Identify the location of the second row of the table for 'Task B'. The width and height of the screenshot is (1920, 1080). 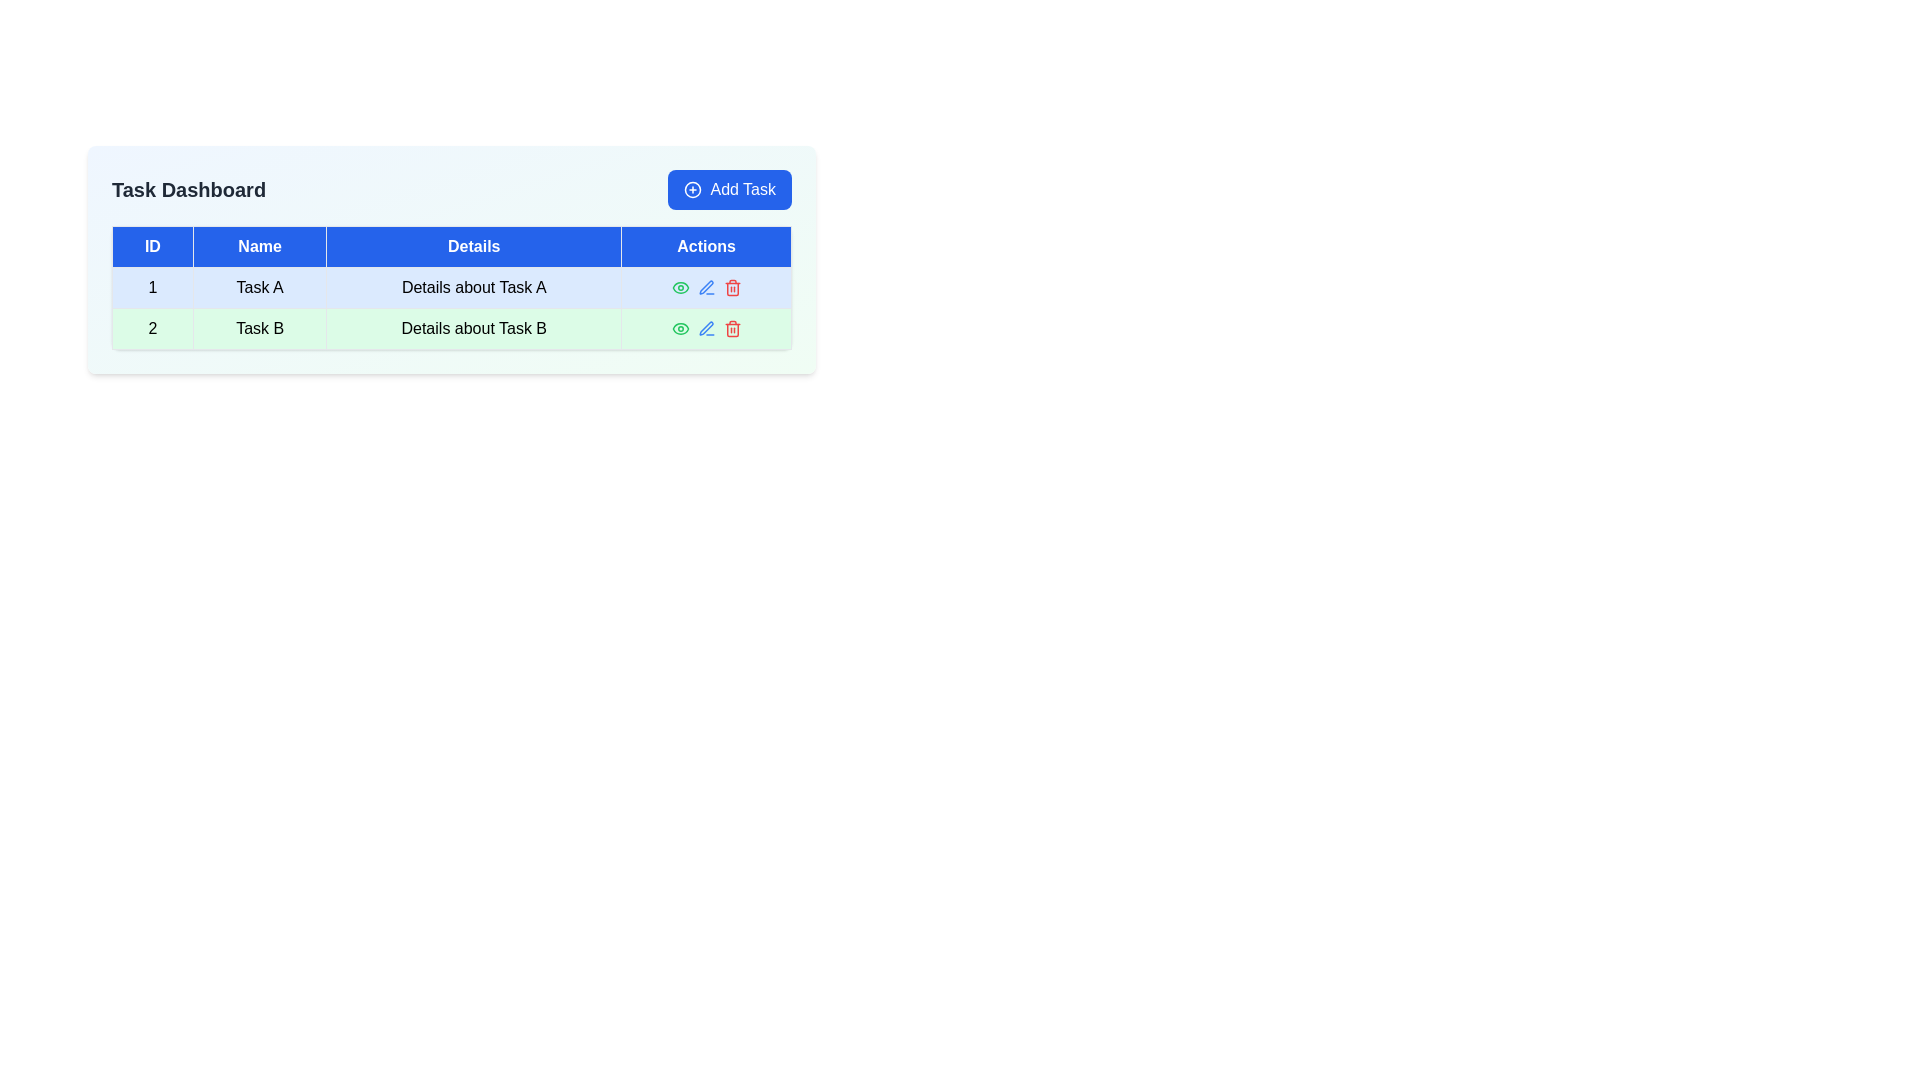
(450, 327).